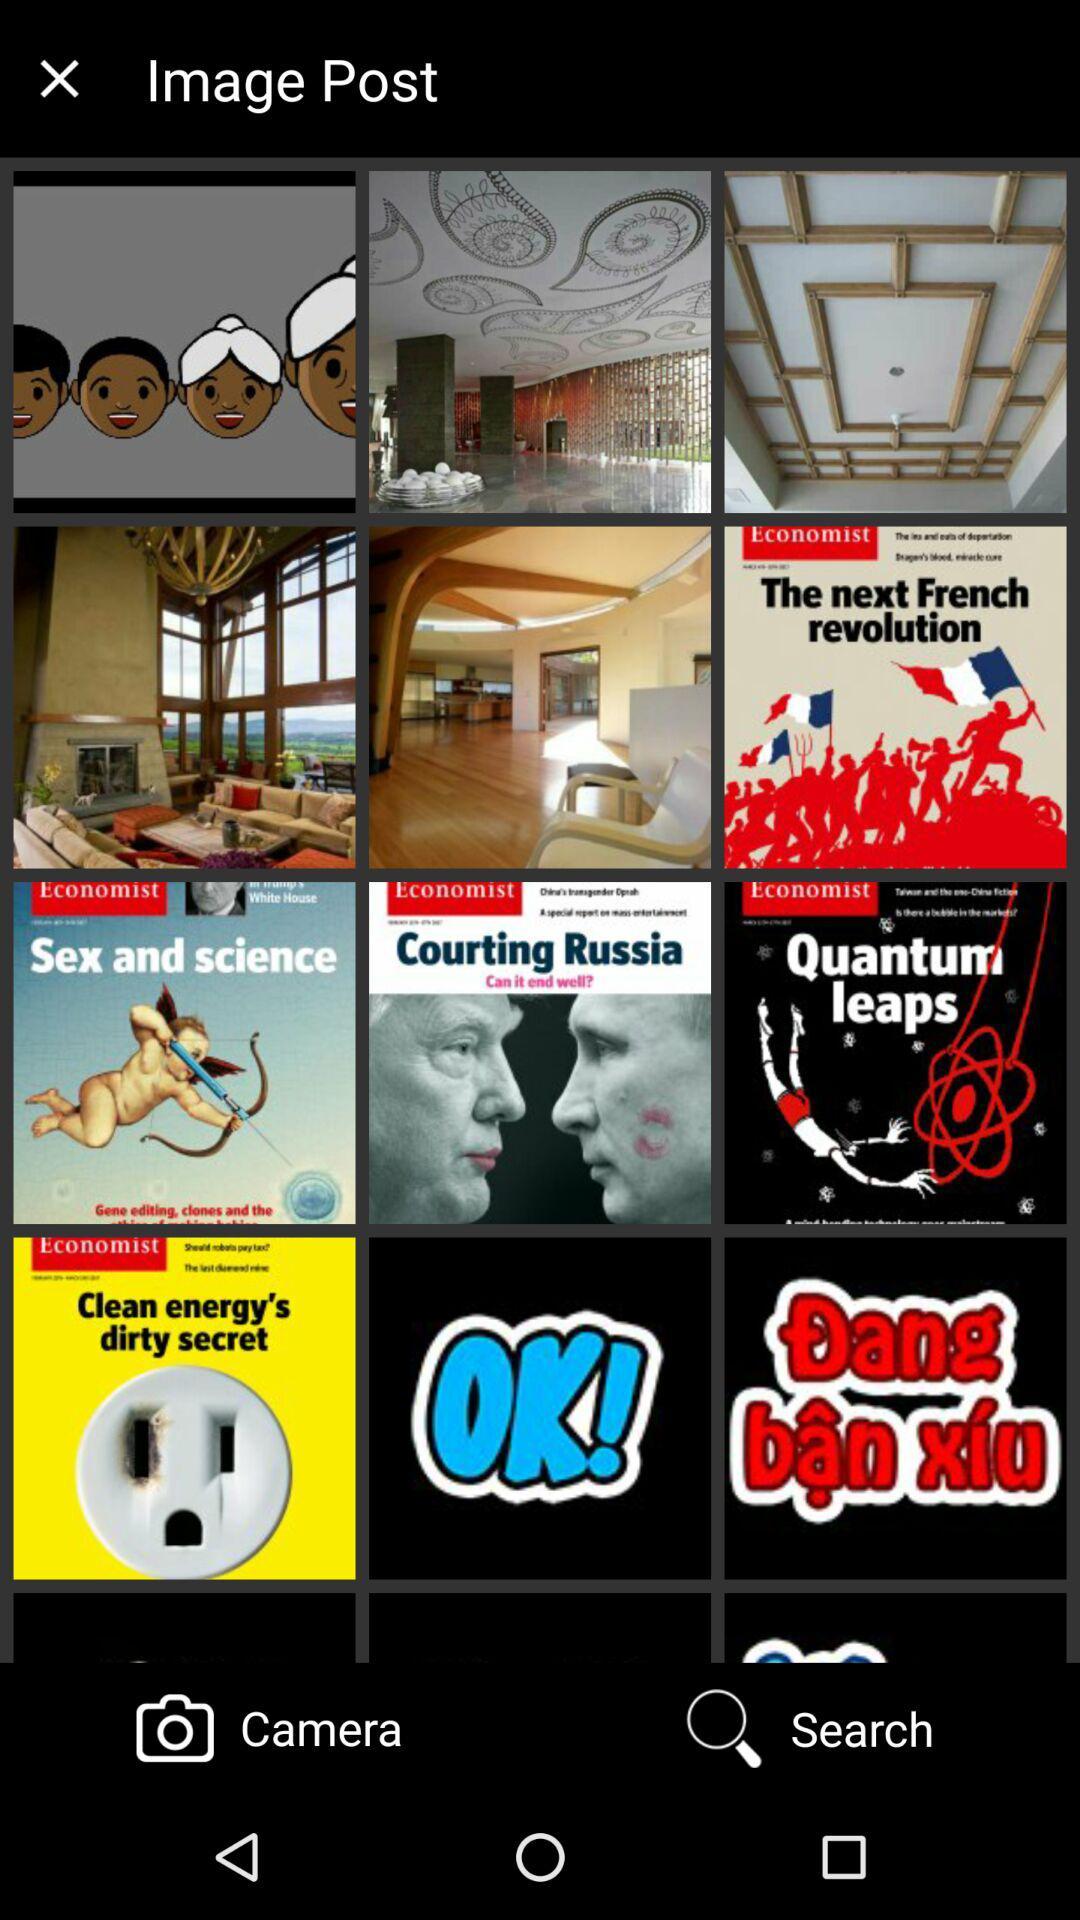 The image size is (1080, 1920). Describe the element at coordinates (894, 697) in the screenshot. I see `the image from the second row right corner` at that location.